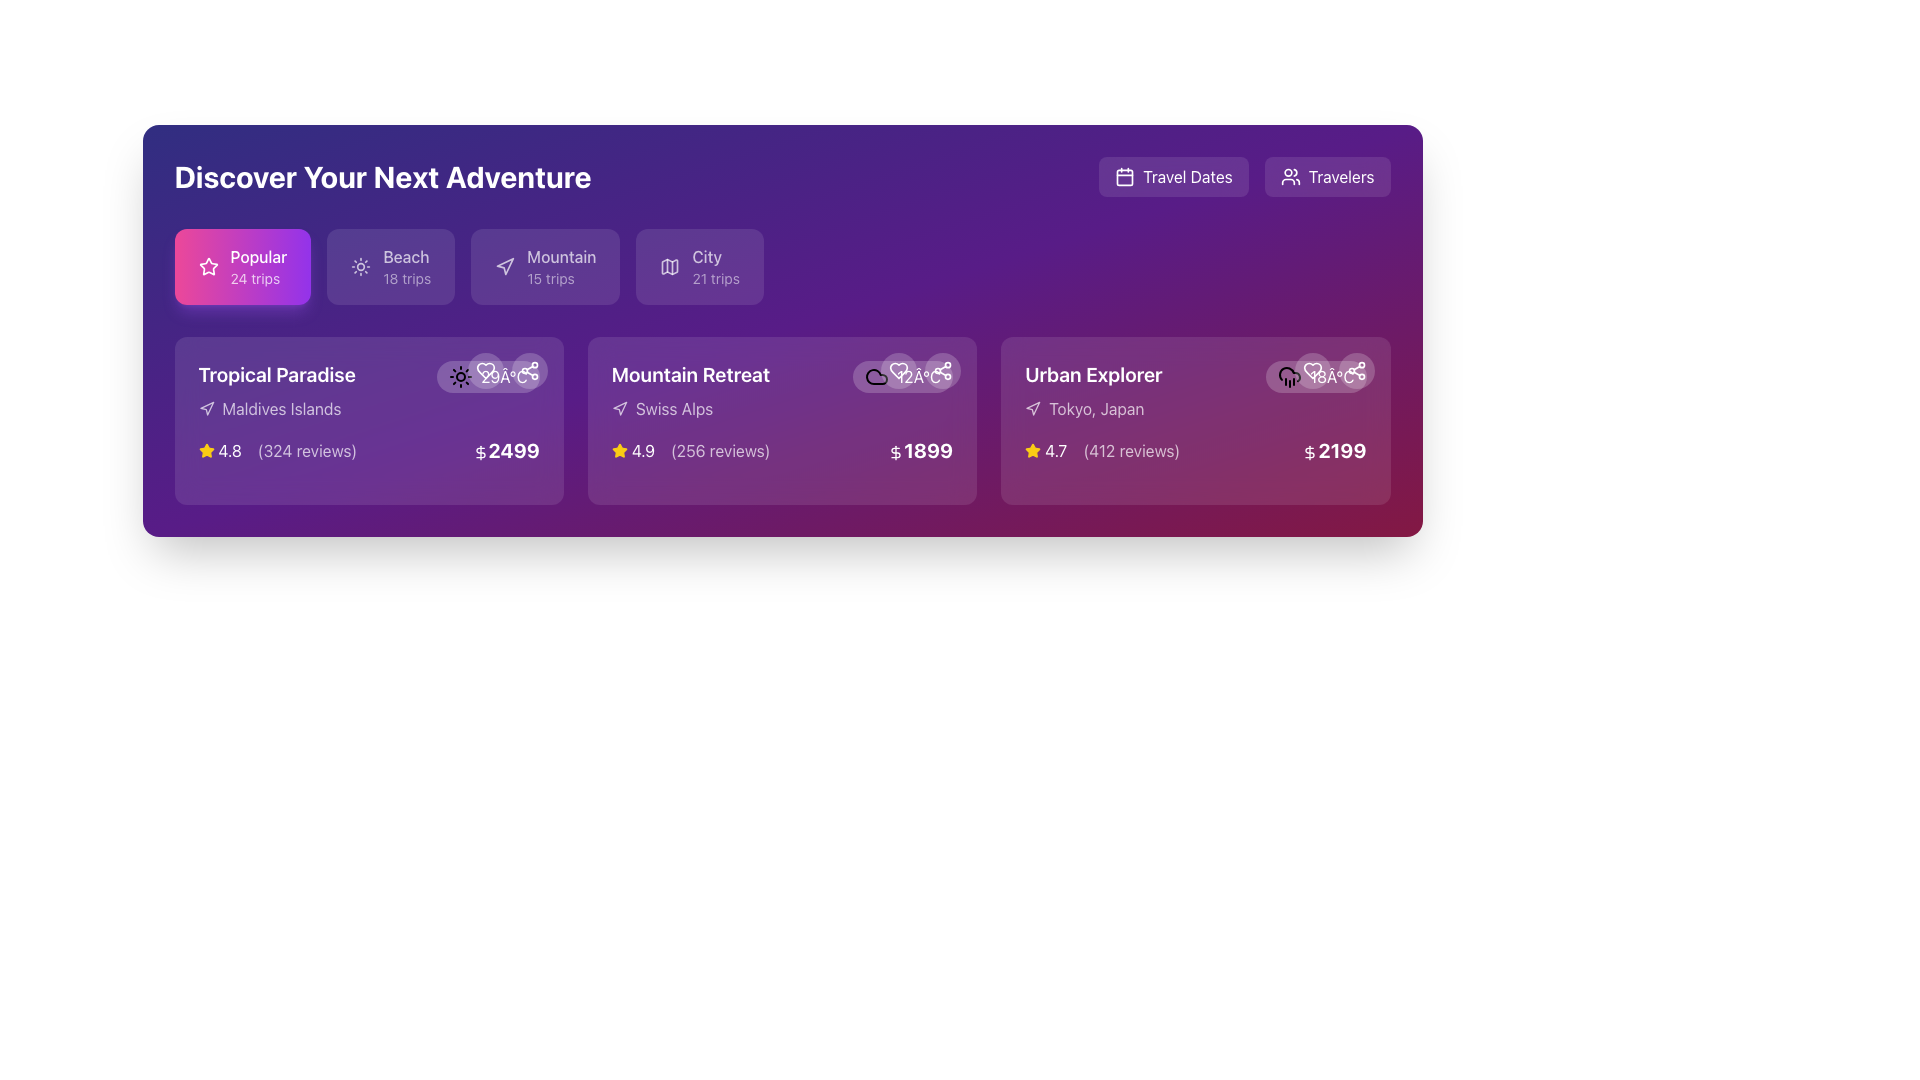  I want to click on text 'Maldives Islands' styled in semi-transparent white color, which is accompanied by a navigation arrow icon to its left, located beneath the title 'Tropical Paradise' in the first card of the 'Discover Your Next Adventure' section, so click(276, 407).